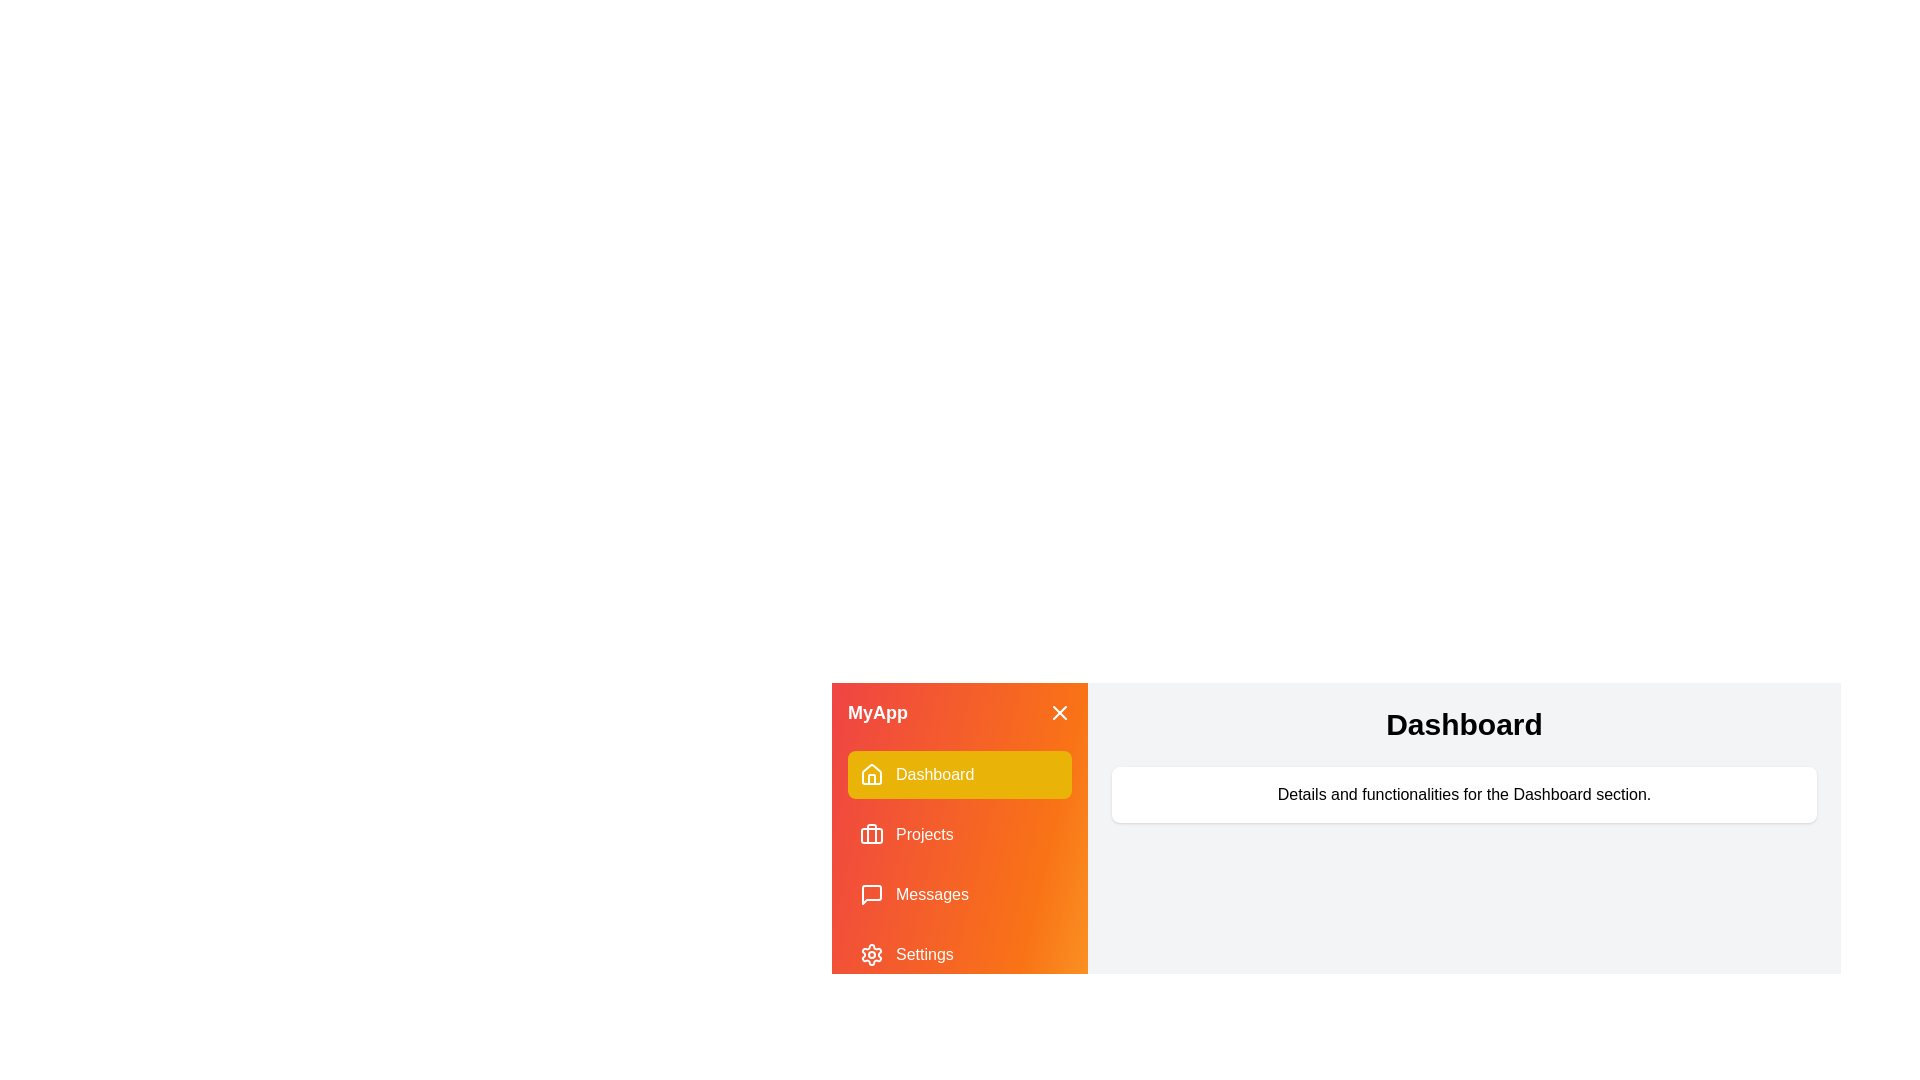  What do you see at coordinates (960, 774) in the screenshot?
I see `the menu item Dashboard` at bounding box center [960, 774].